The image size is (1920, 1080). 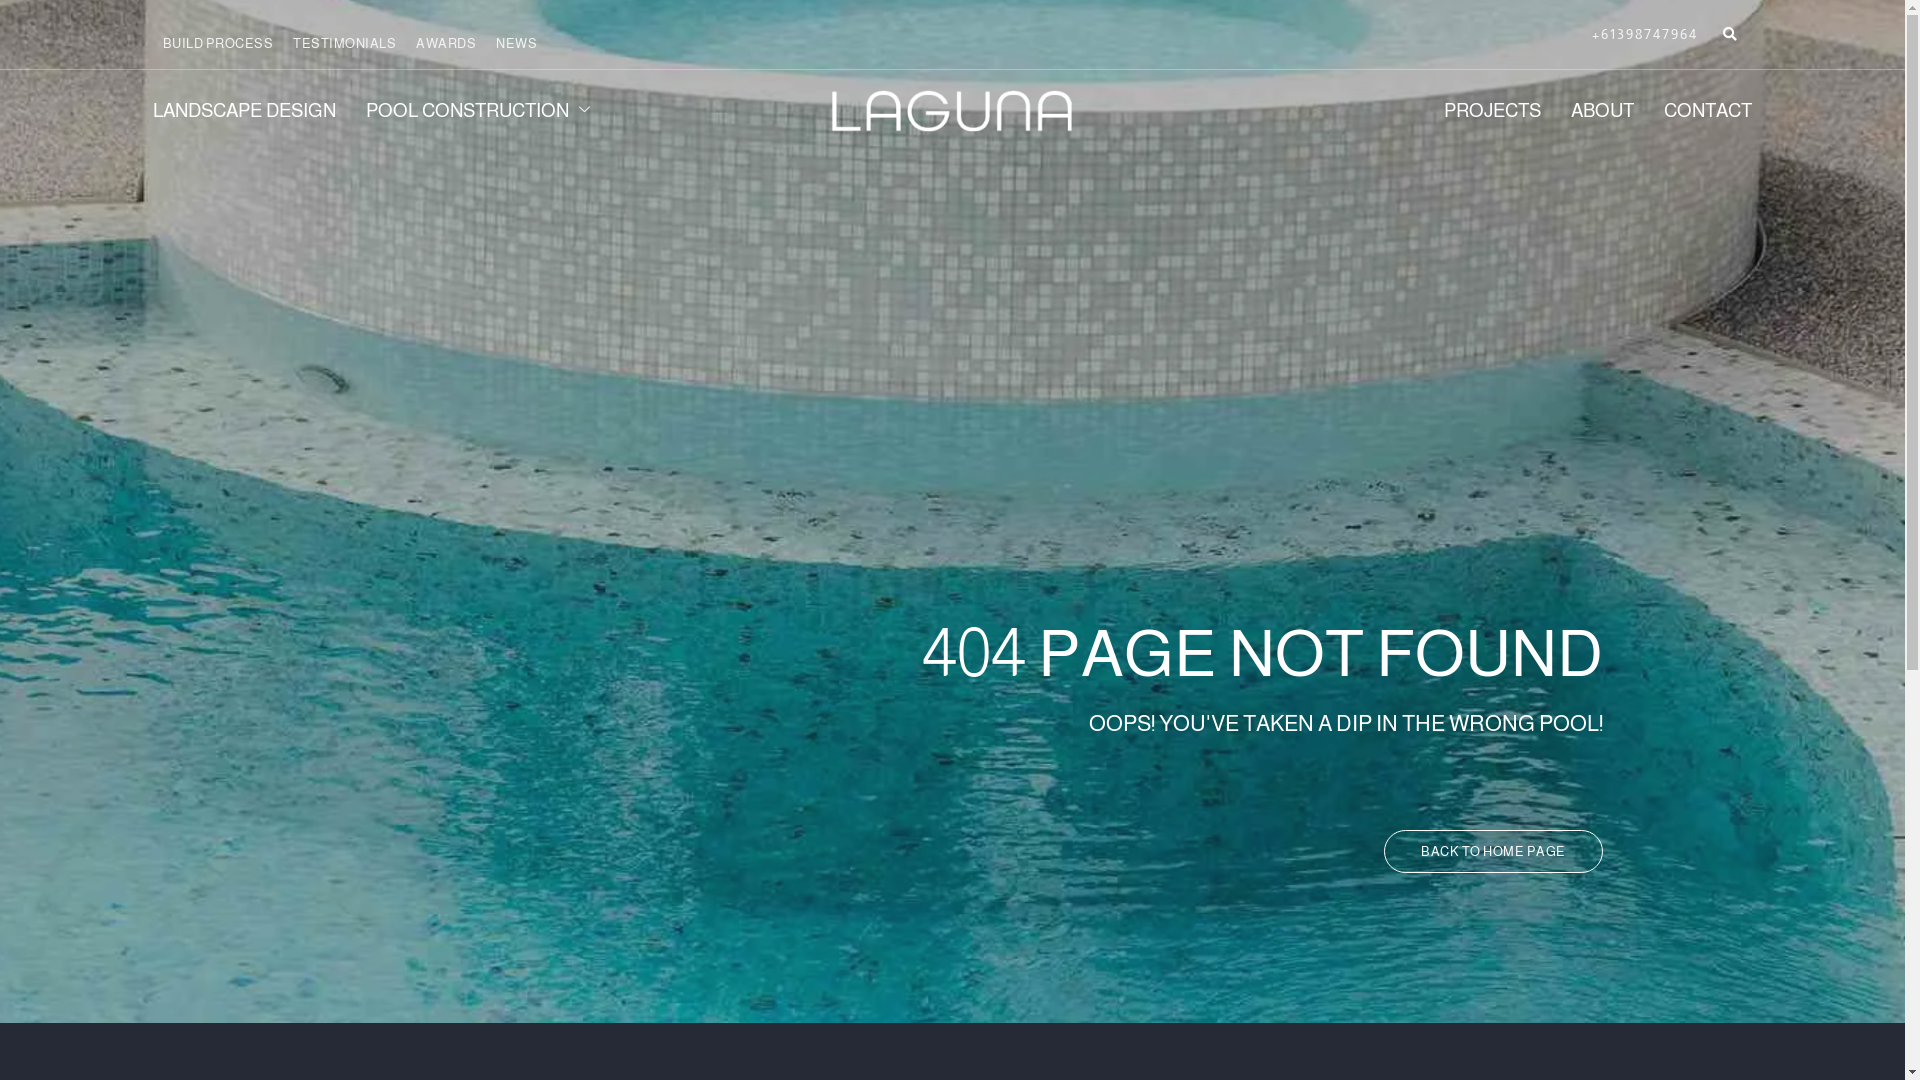 I want to click on '+61398747964', so click(x=1645, y=34).